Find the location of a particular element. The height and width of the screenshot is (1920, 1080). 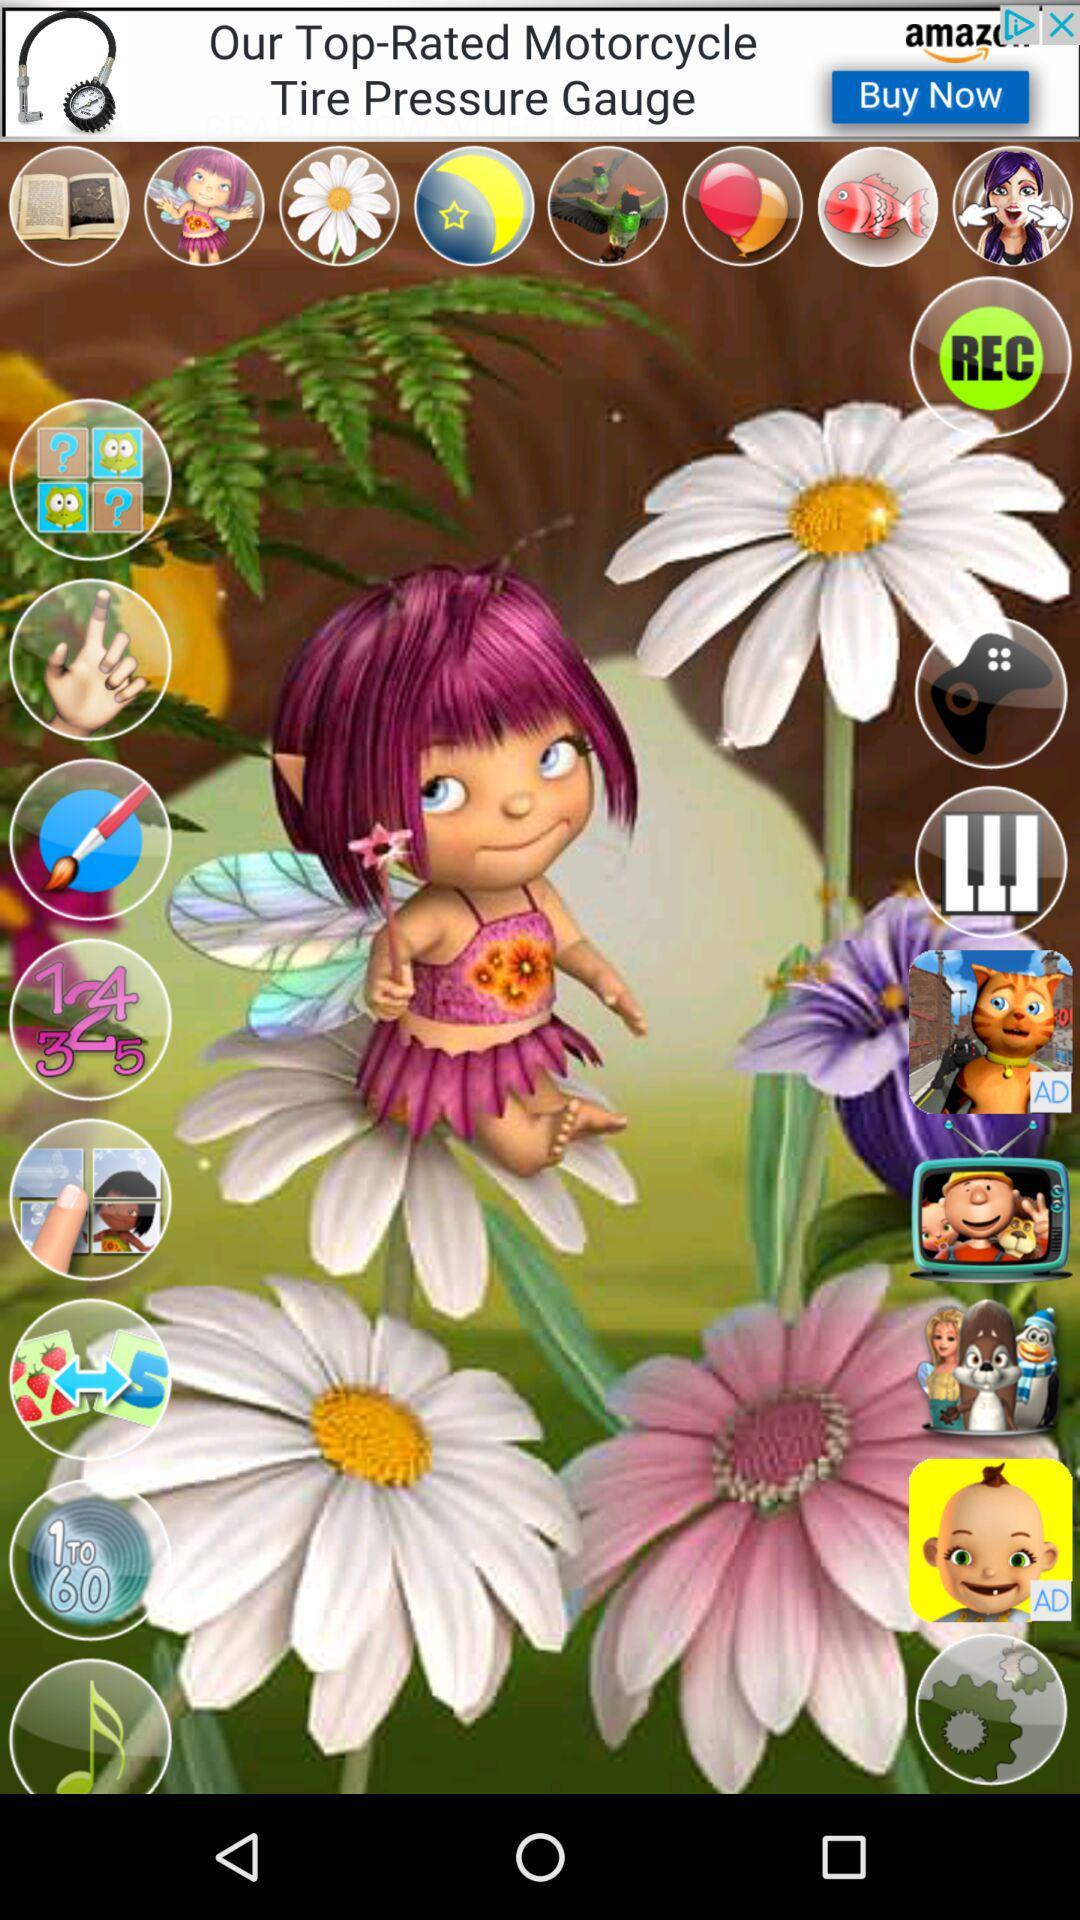

the game settings is located at coordinates (990, 1708).